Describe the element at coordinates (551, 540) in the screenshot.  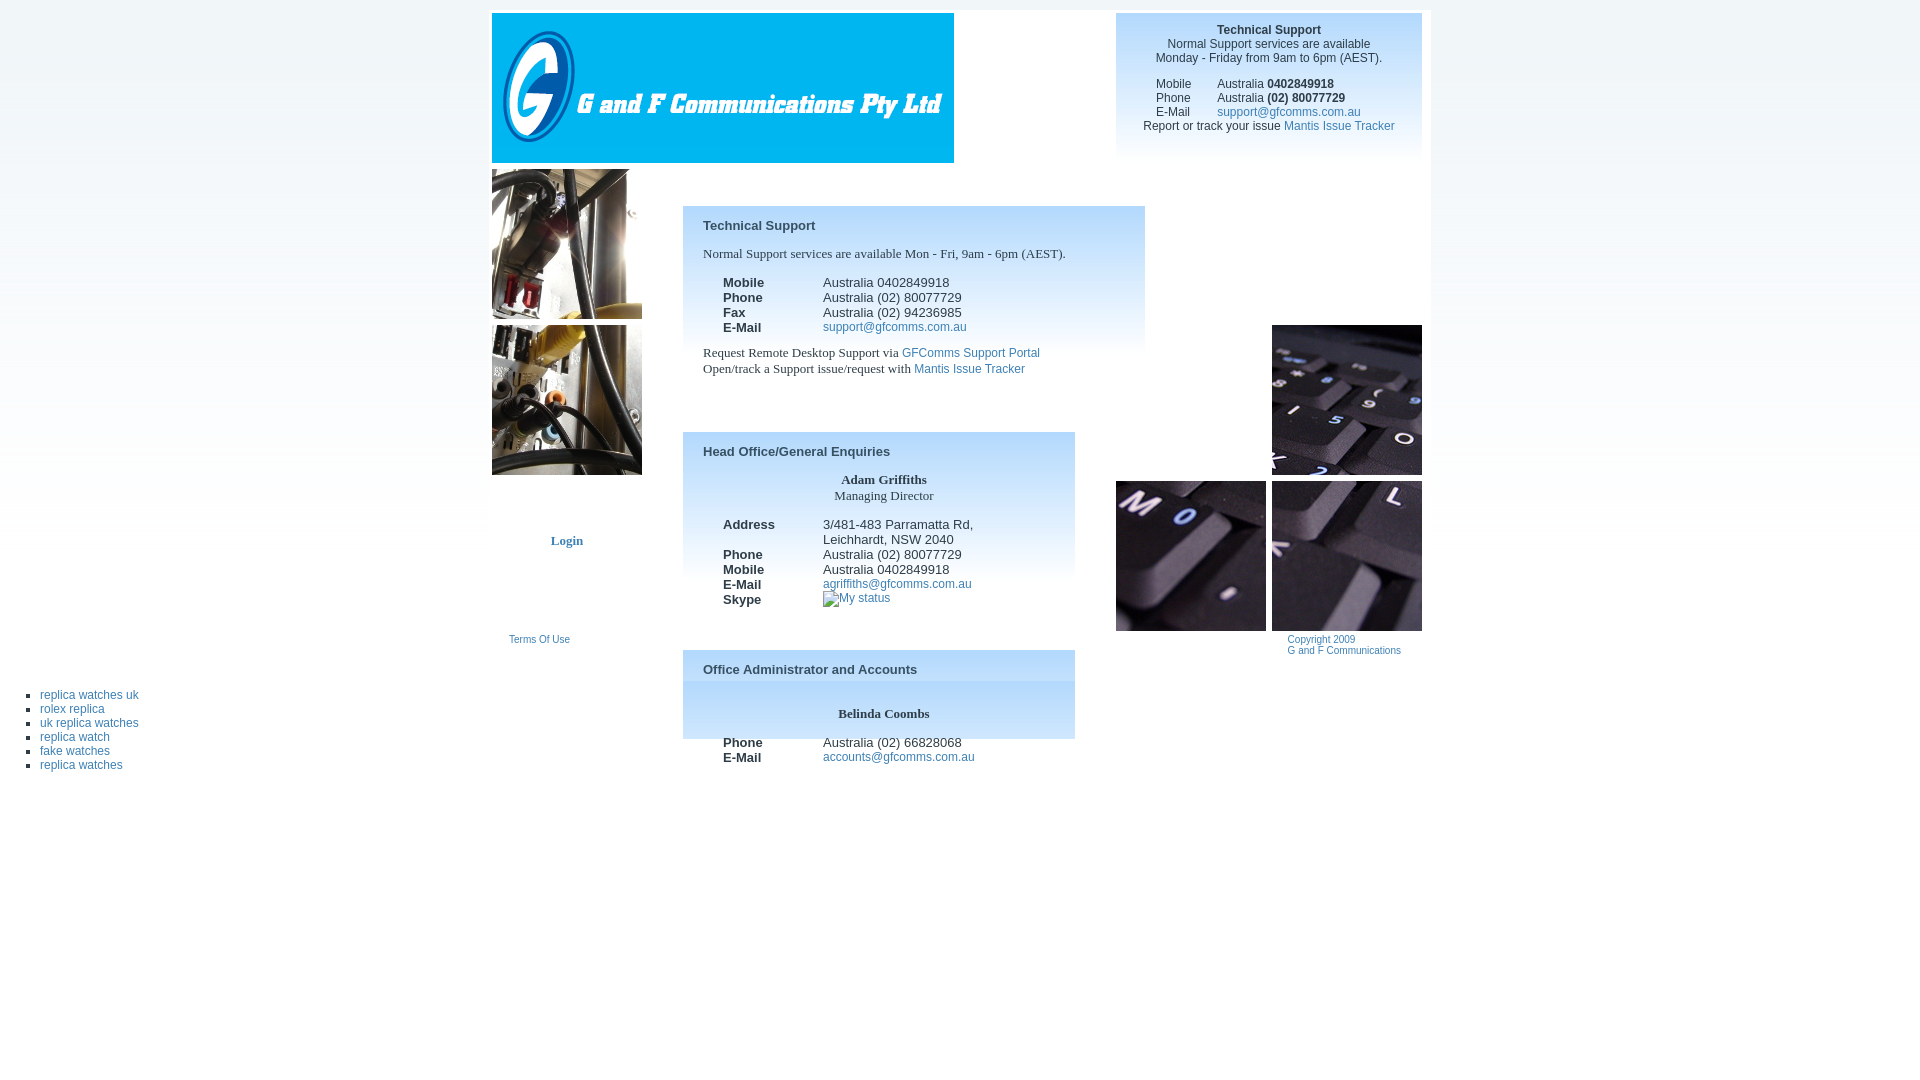
I see `'Login'` at that location.